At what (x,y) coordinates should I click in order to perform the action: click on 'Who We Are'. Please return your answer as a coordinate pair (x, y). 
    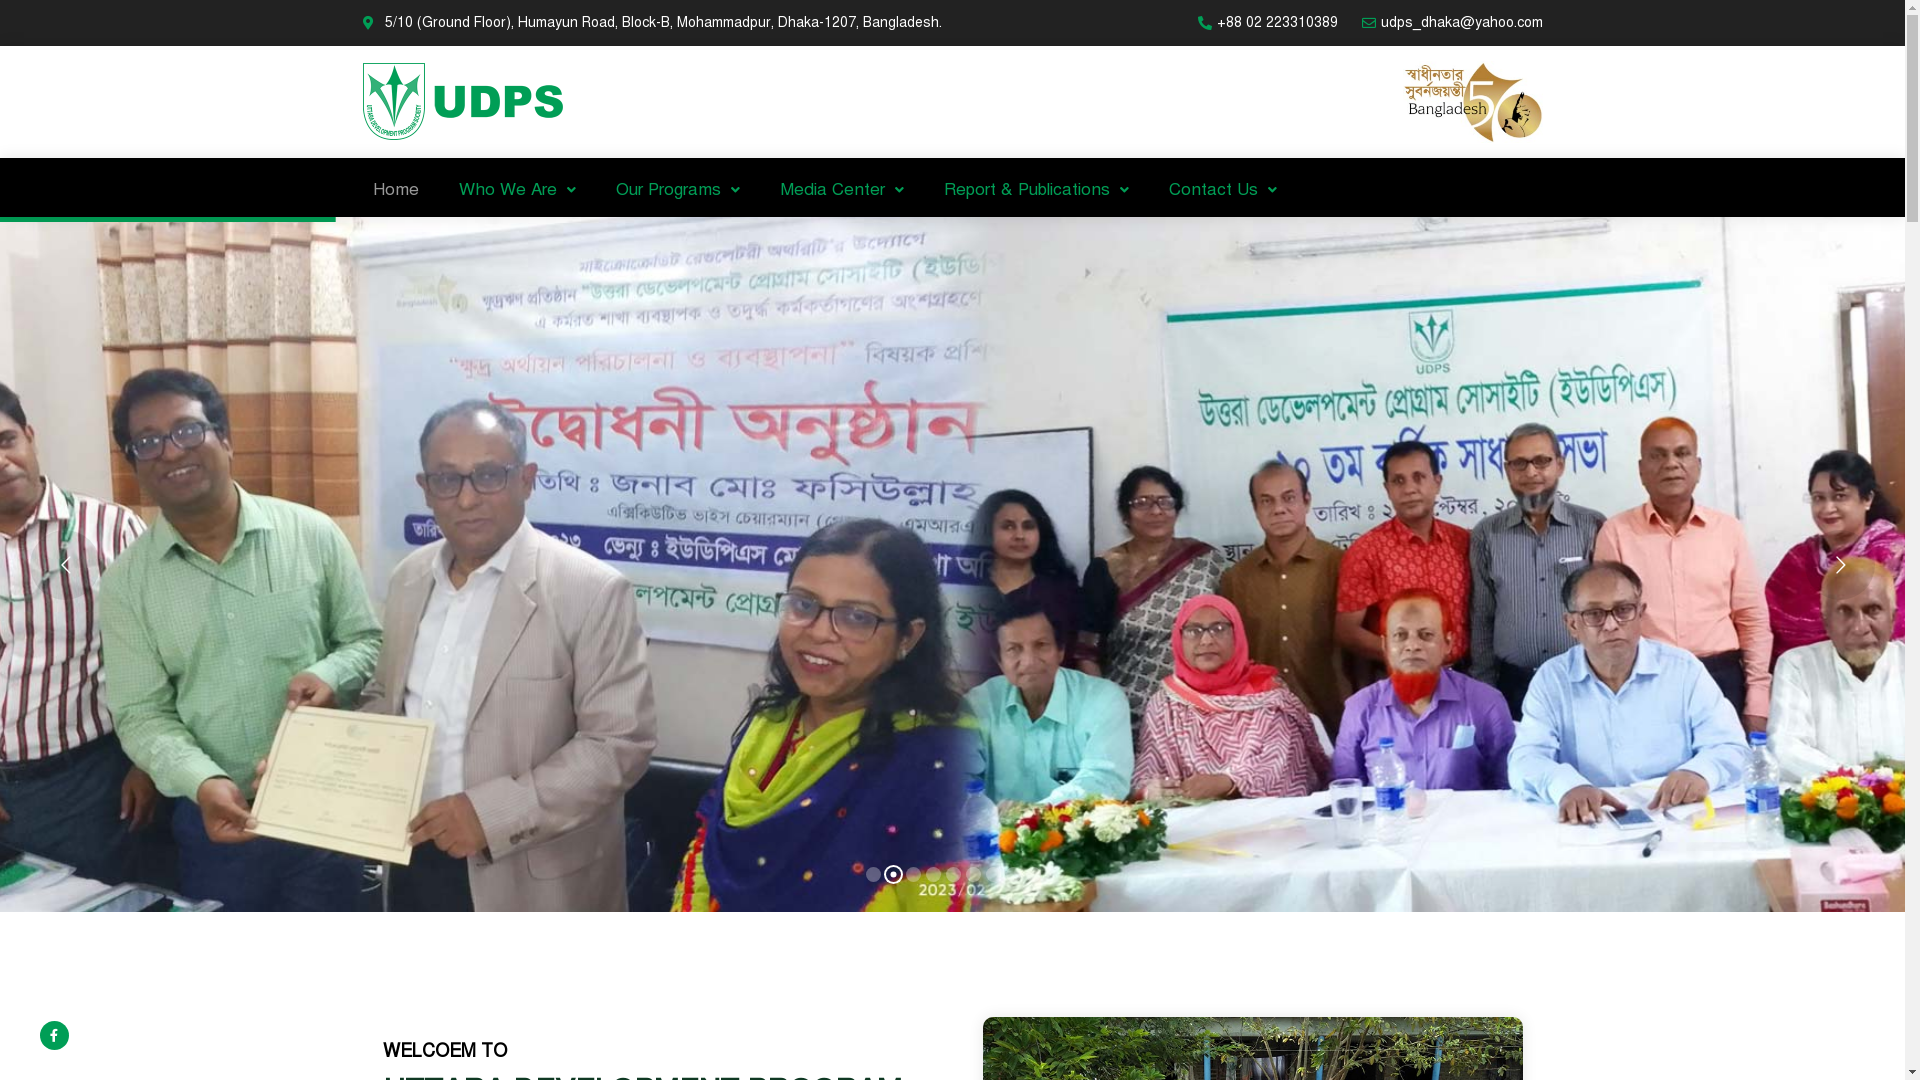
    Looking at the image, I should click on (436, 189).